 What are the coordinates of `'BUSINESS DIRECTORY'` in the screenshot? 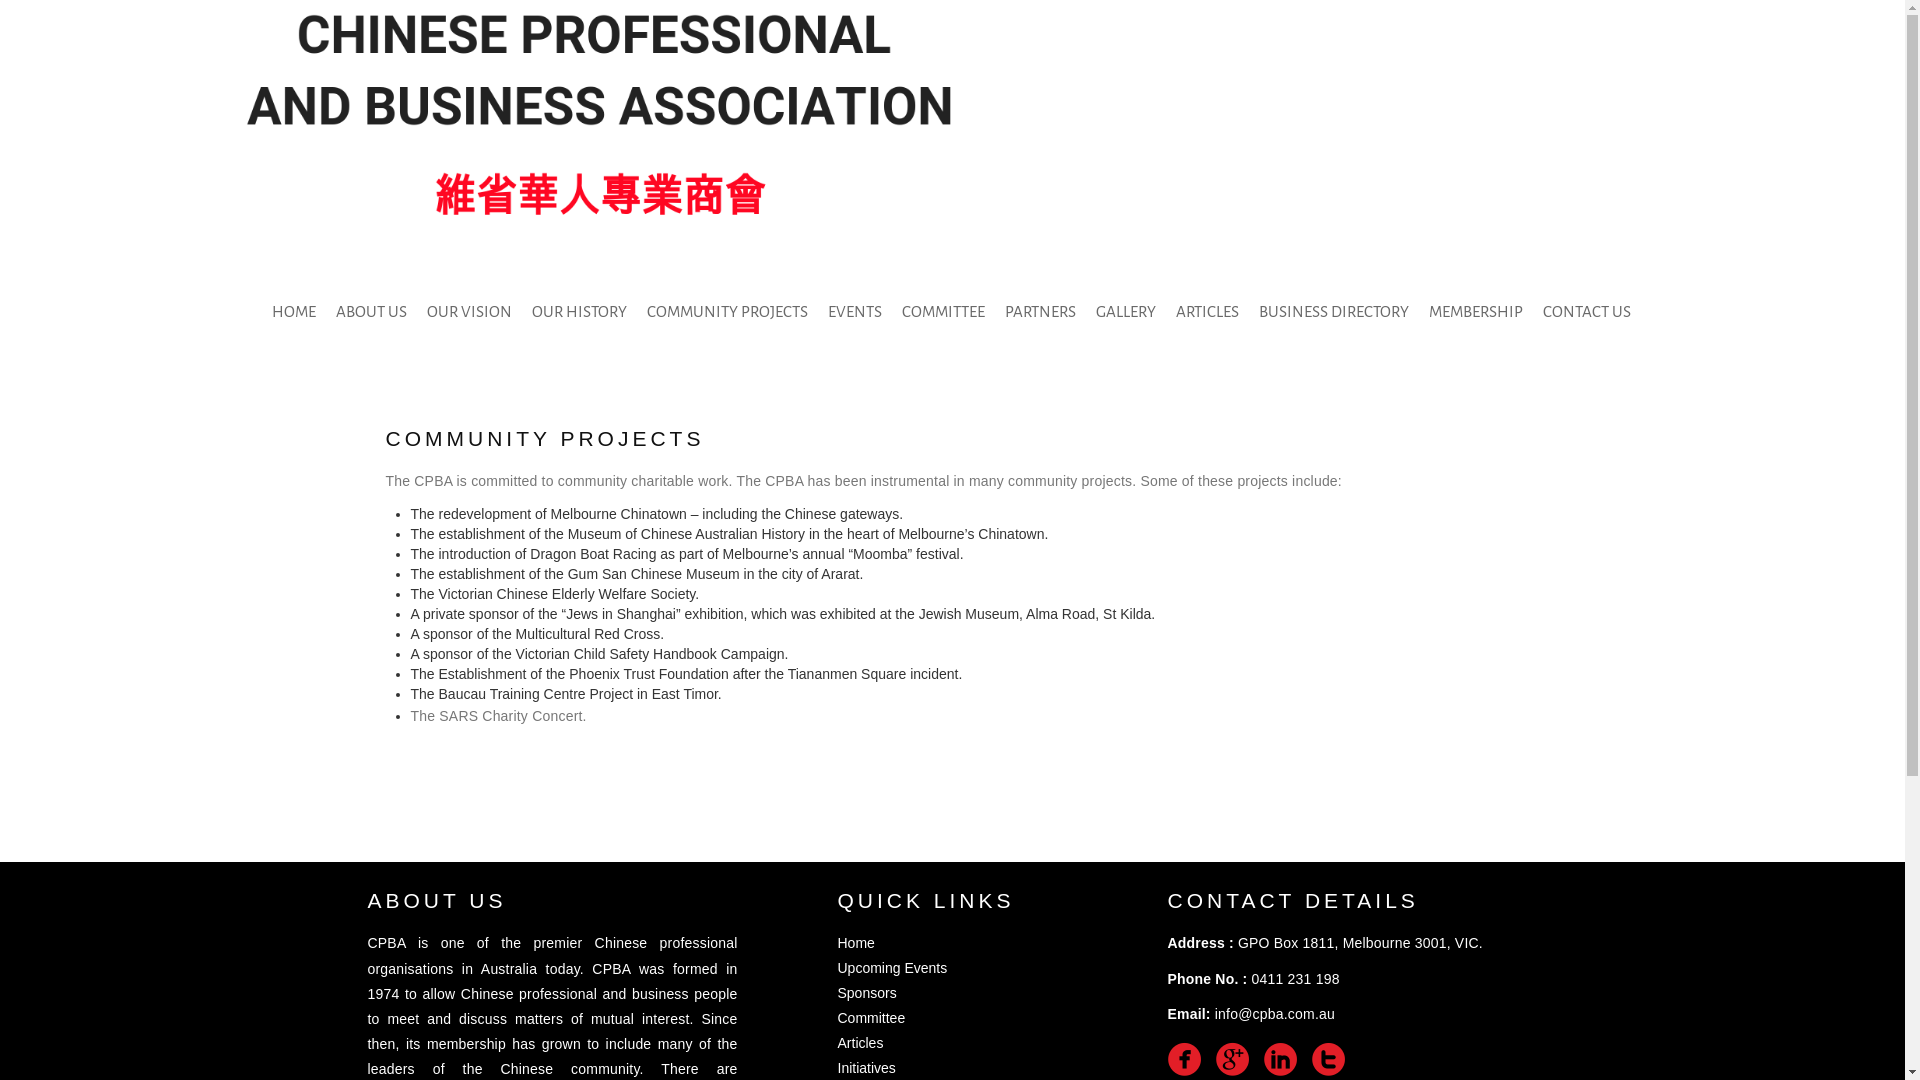 It's located at (1334, 312).